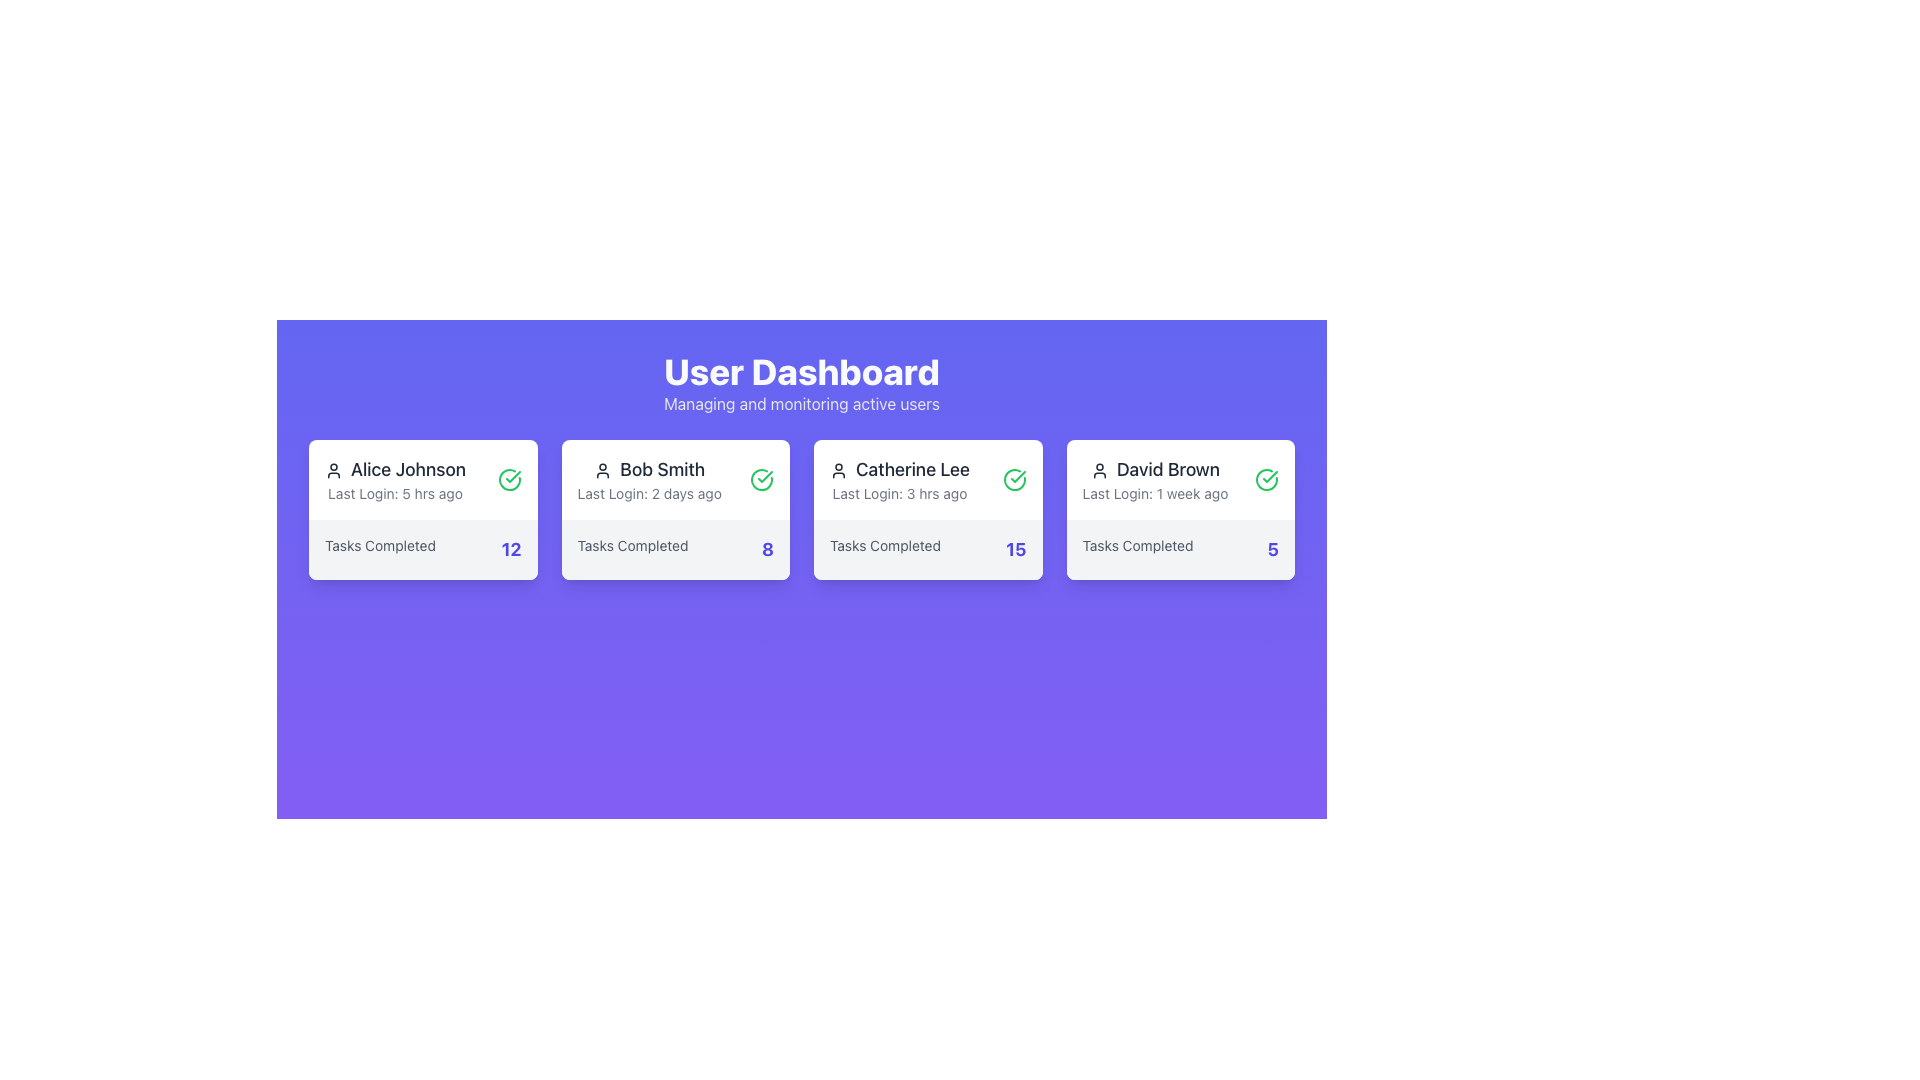 The width and height of the screenshot is (1920, 1080). I want to click on the user-avatar icon located at the top-left corner of the card associated with 'Alice Johnson' for potential interactivity, so click(334, 470).